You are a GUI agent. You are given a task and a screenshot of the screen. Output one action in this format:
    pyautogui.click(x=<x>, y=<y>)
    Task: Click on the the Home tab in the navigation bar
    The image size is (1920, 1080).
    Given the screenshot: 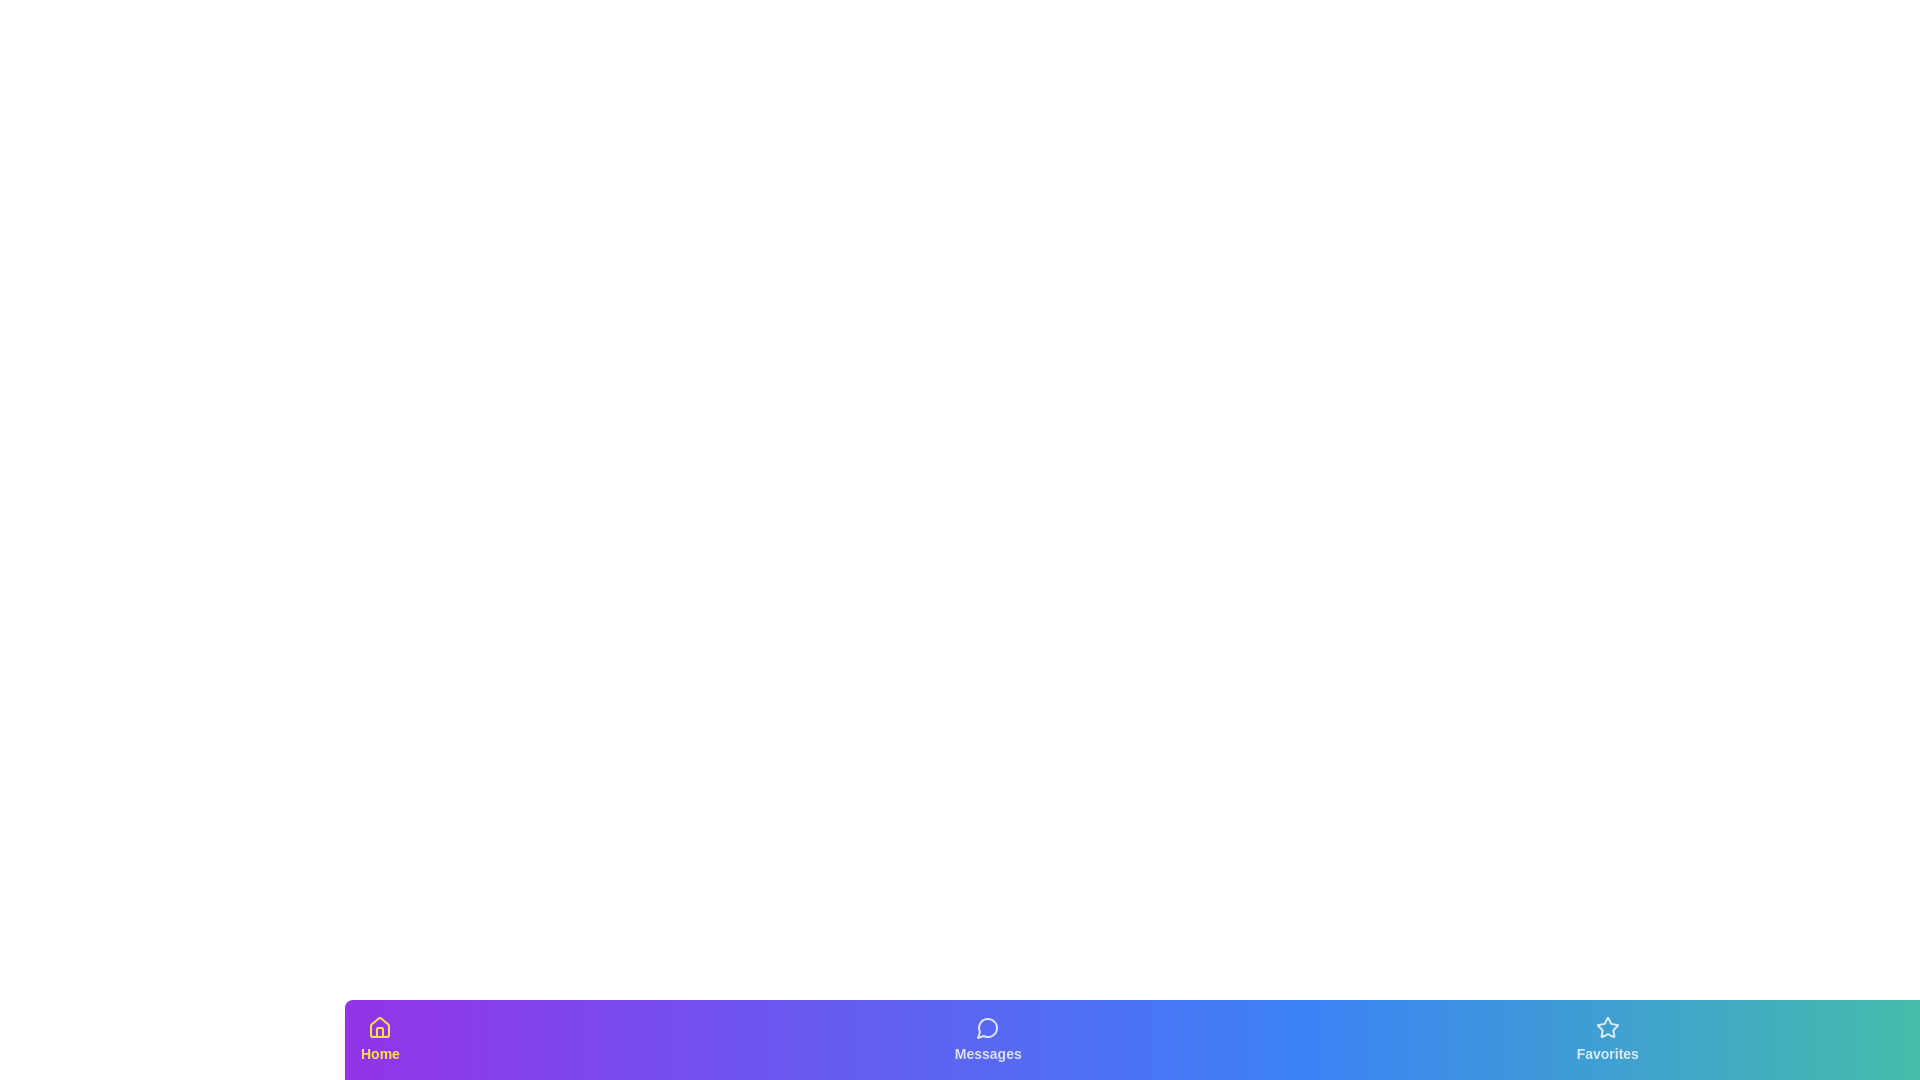 What is the action you would take?
    pyautogui.click(x=380, y=1039)
    